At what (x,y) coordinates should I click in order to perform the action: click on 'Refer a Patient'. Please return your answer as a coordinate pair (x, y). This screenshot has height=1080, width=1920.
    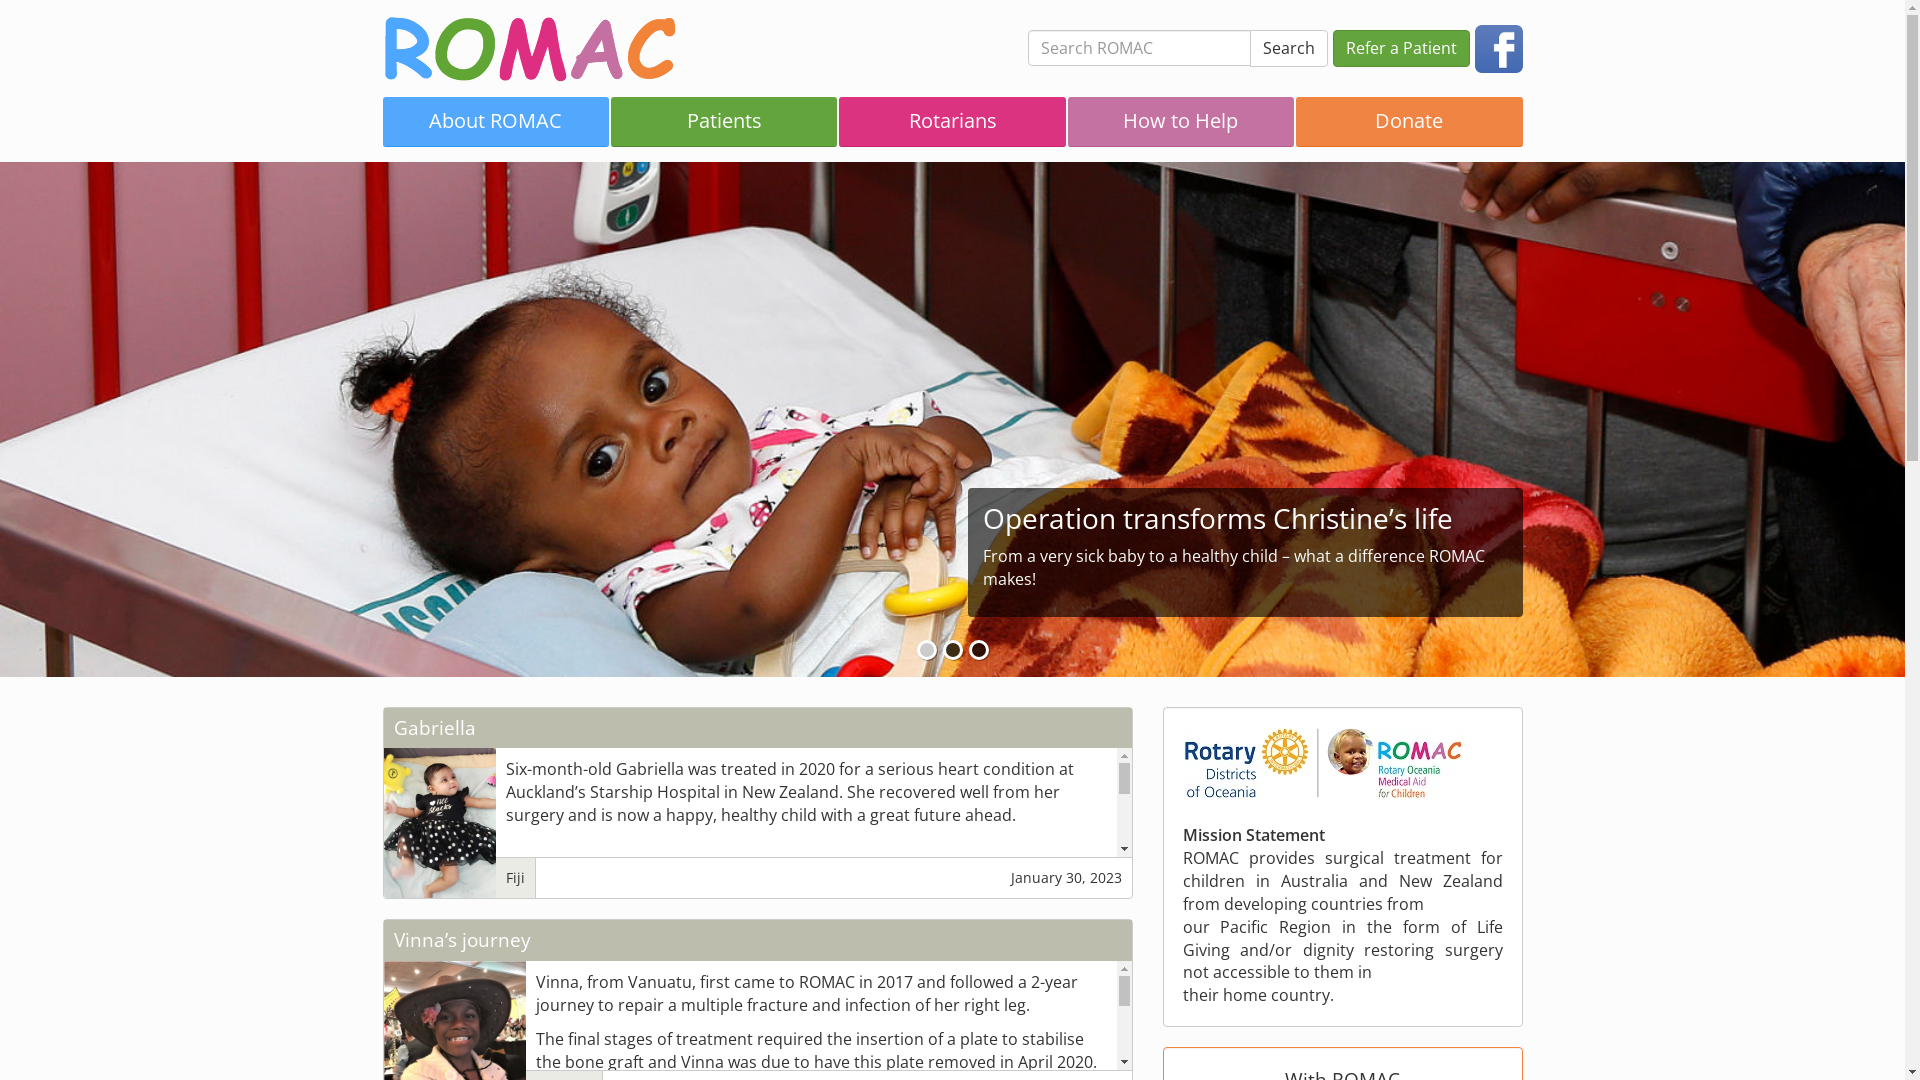
    Looking at the image, I should click on (1399, 47).